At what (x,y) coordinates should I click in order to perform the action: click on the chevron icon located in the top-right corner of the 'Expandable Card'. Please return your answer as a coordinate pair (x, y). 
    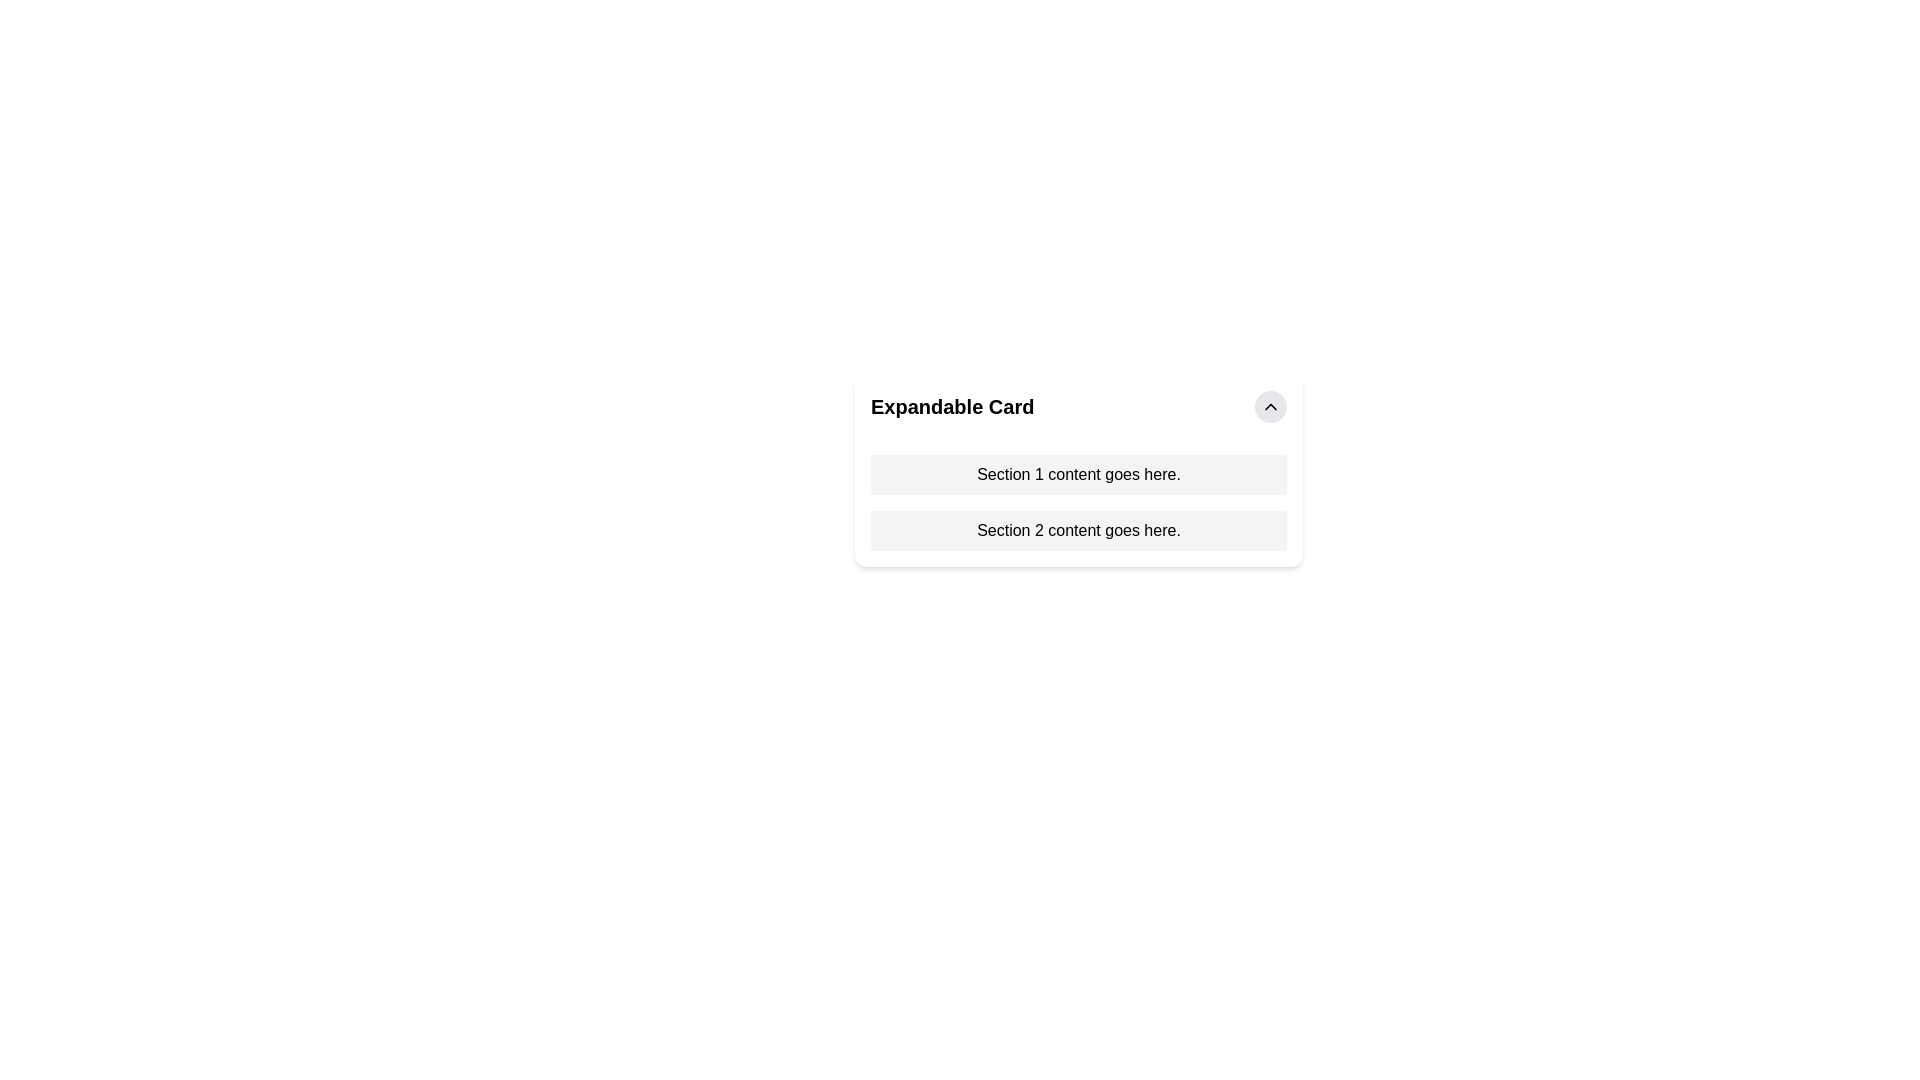
    Looking at the image, I should click on (1270, 406).